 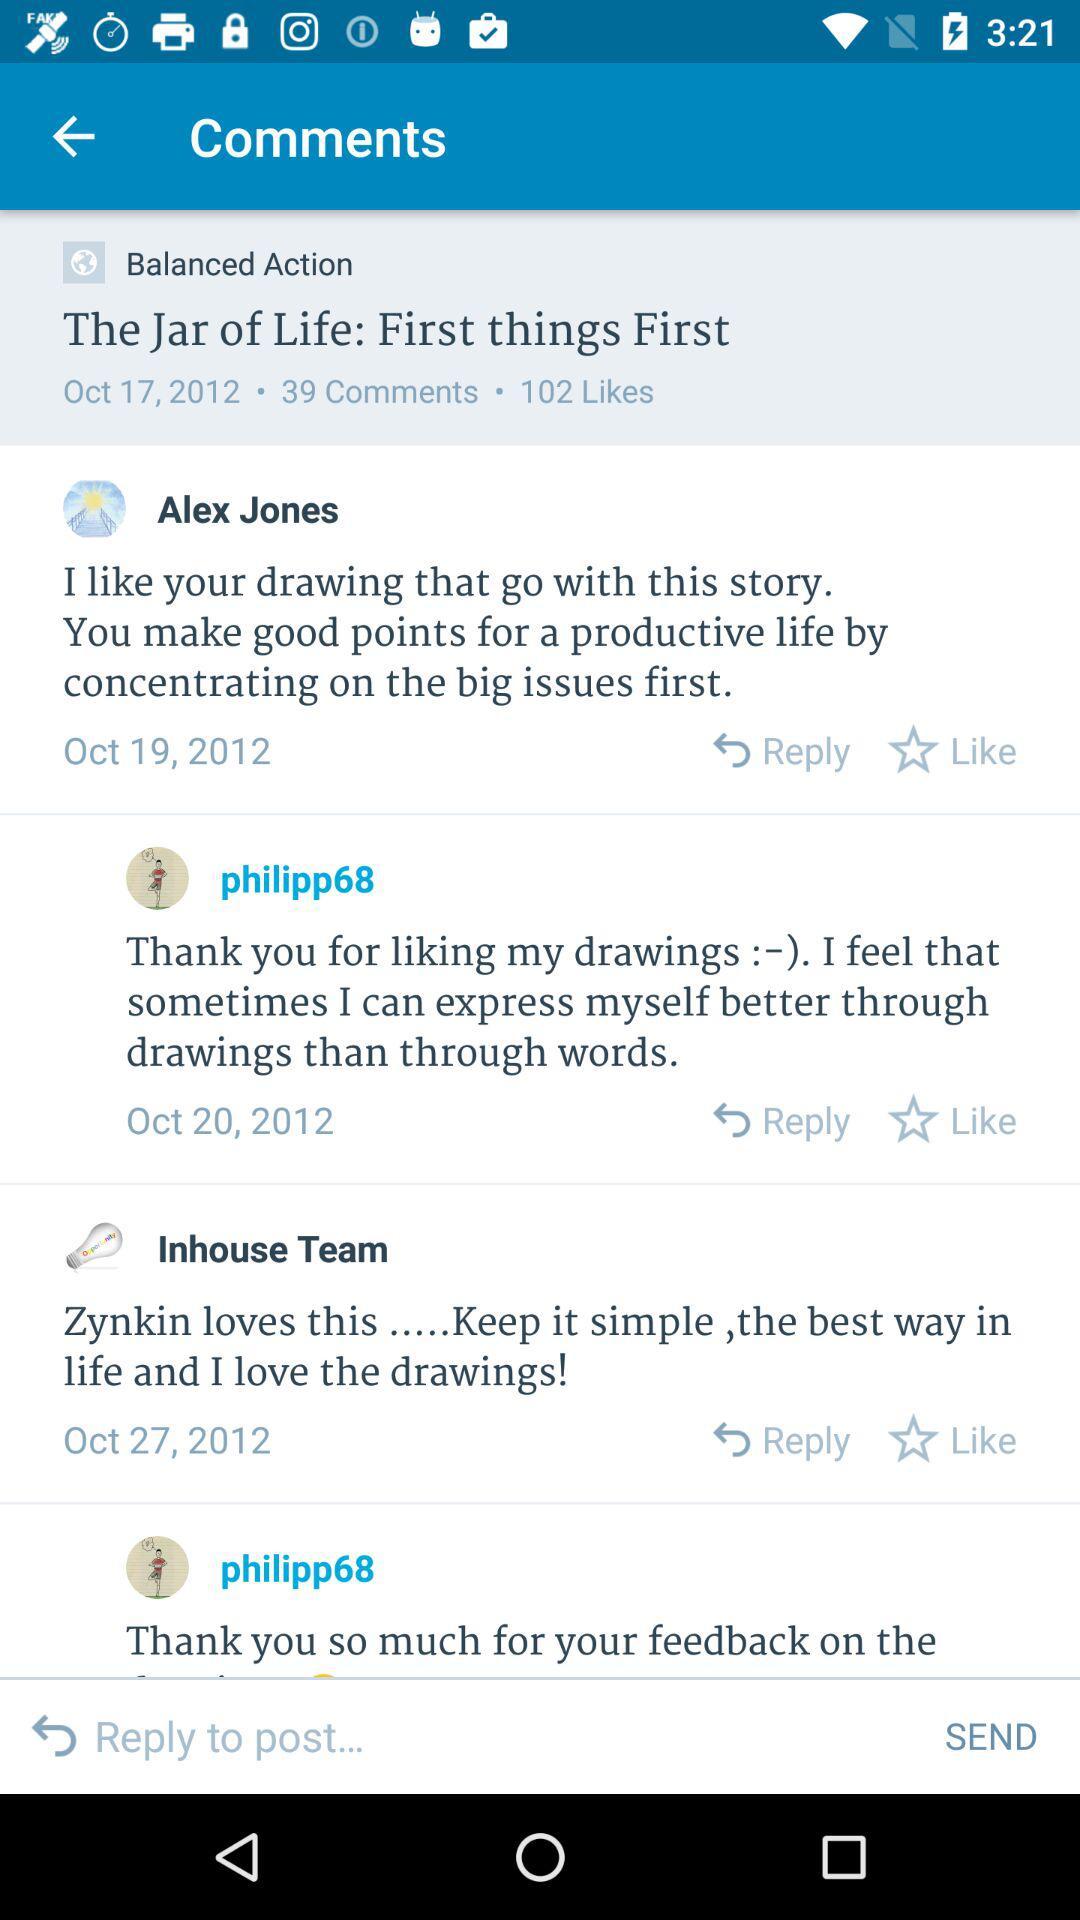 I want to click on the alex jones icon, so click(x=247, y=508).